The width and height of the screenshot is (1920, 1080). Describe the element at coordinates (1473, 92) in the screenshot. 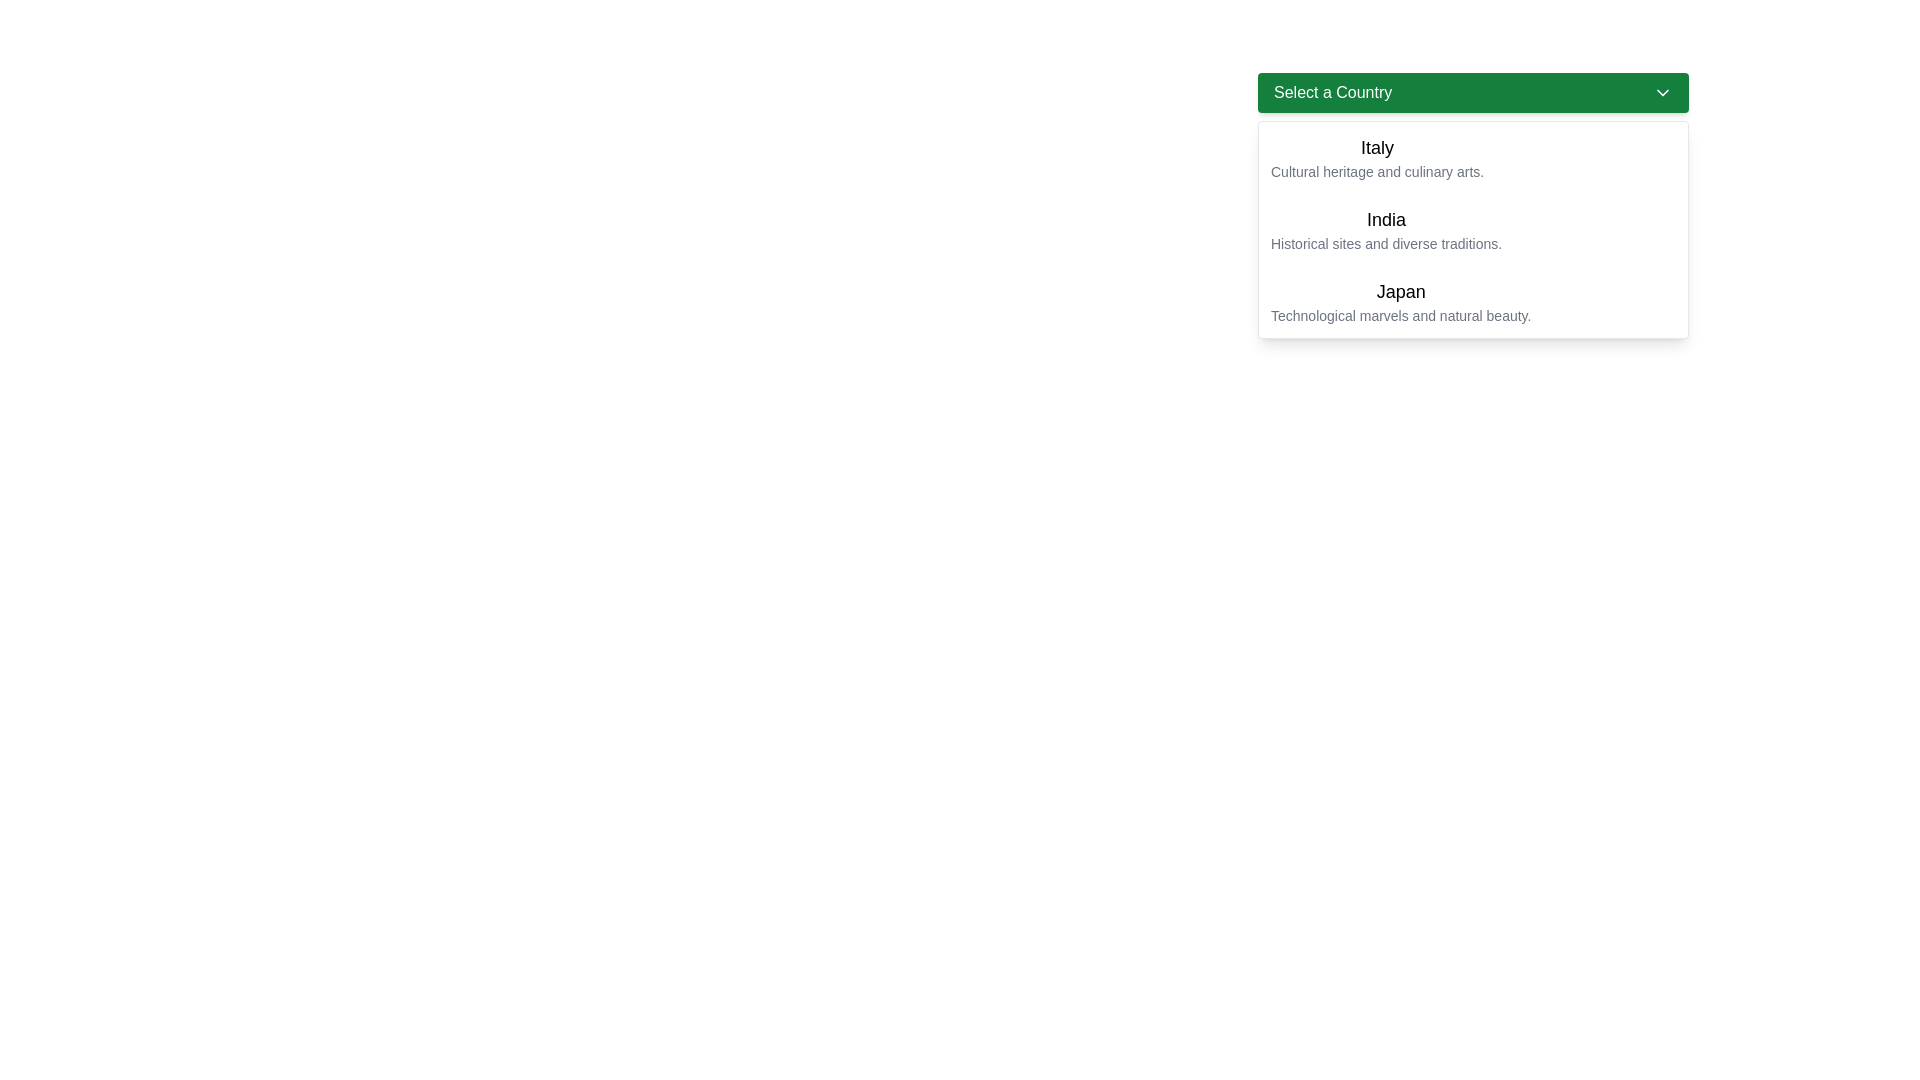

I see `the Dropdown button located near the top-center of the interface` at that location.